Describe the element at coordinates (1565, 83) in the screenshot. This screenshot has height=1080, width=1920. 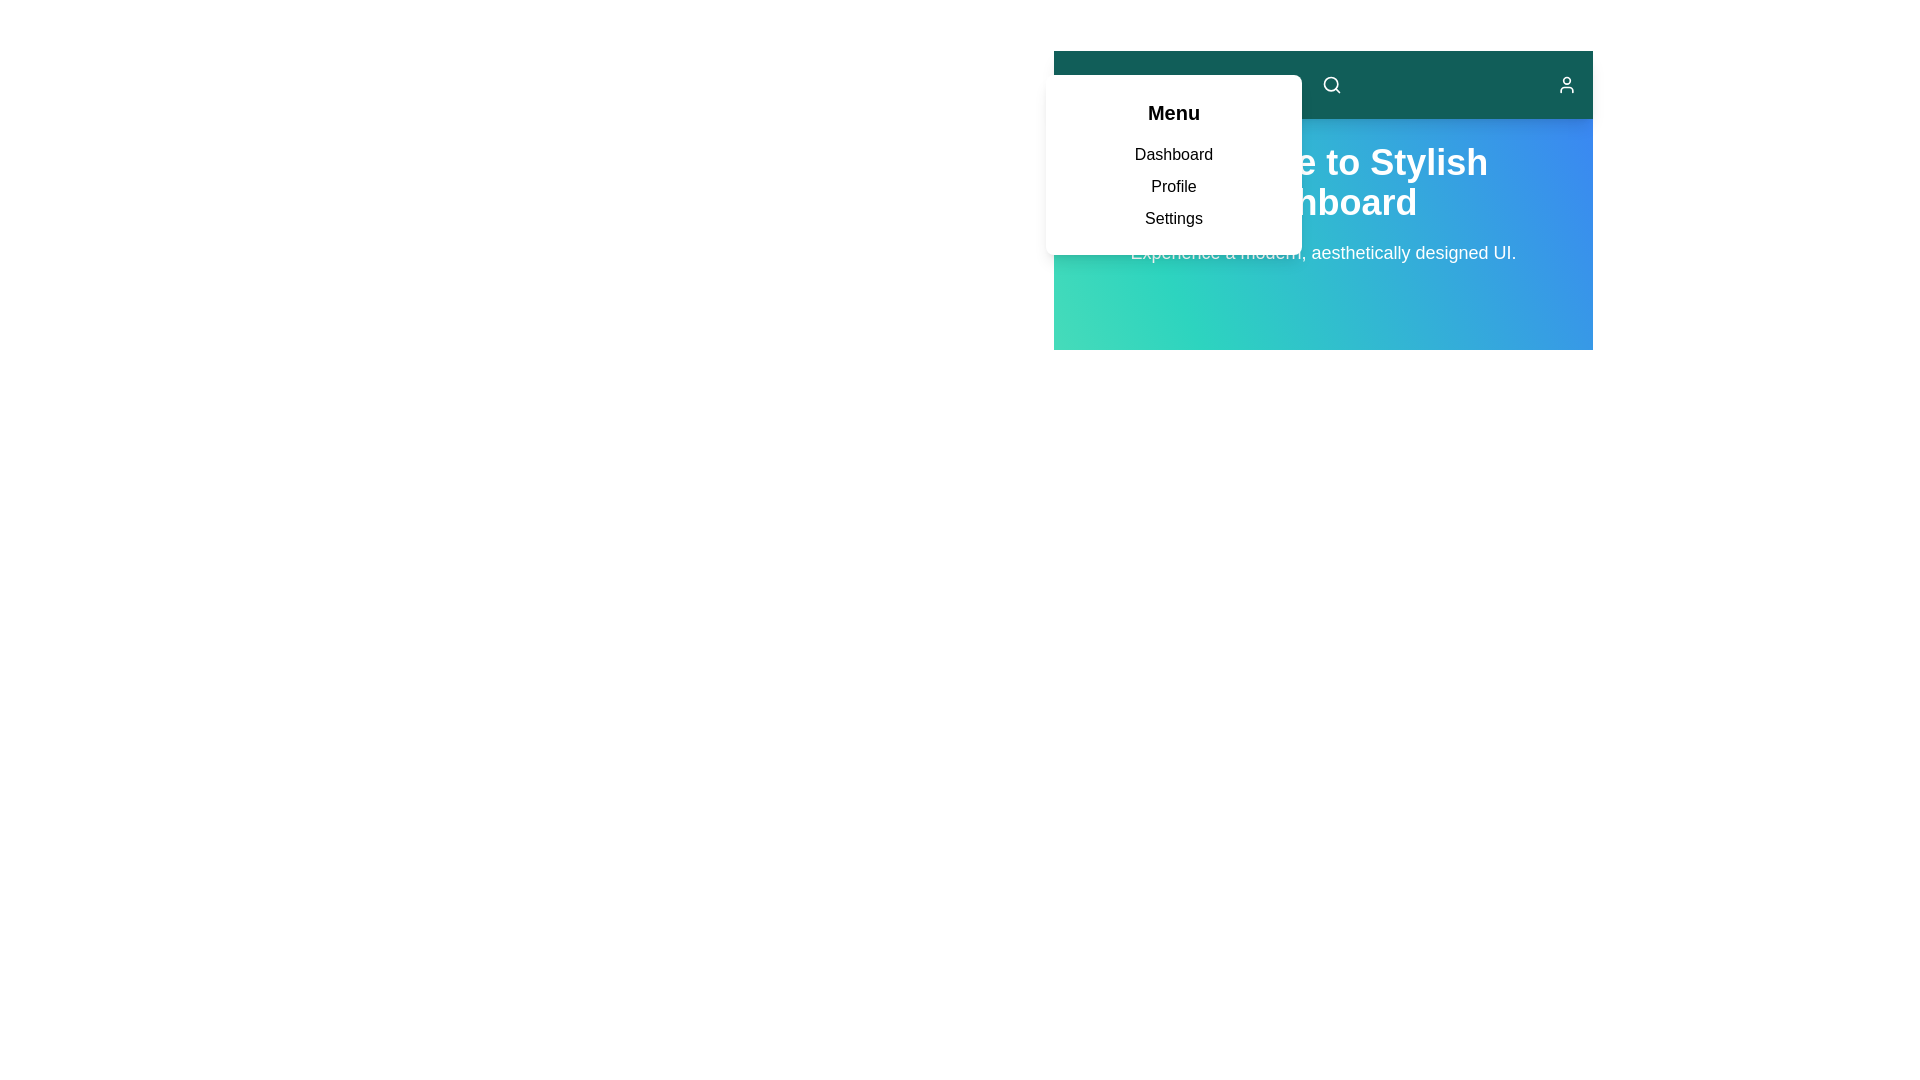
I see `the user icon to access user options` at that location.